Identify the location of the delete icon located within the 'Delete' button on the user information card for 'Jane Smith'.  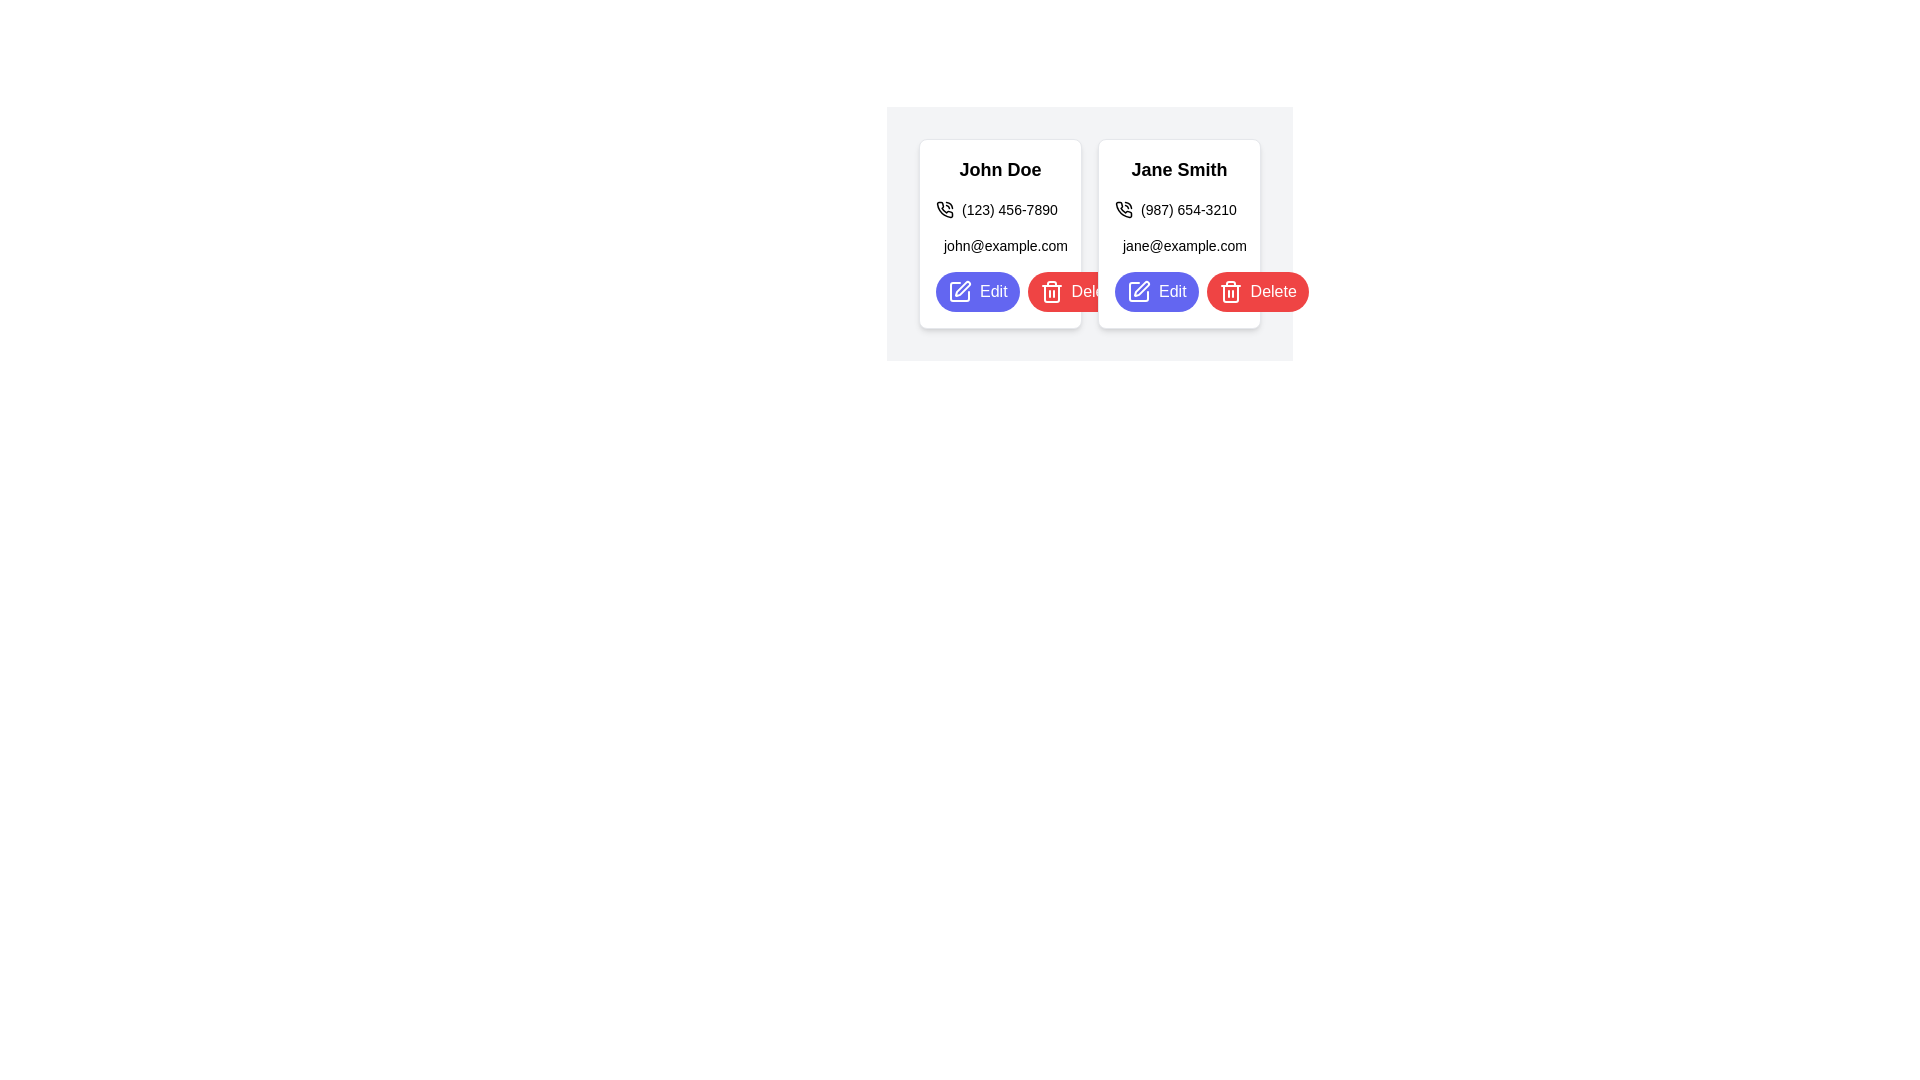
(1229, 292).